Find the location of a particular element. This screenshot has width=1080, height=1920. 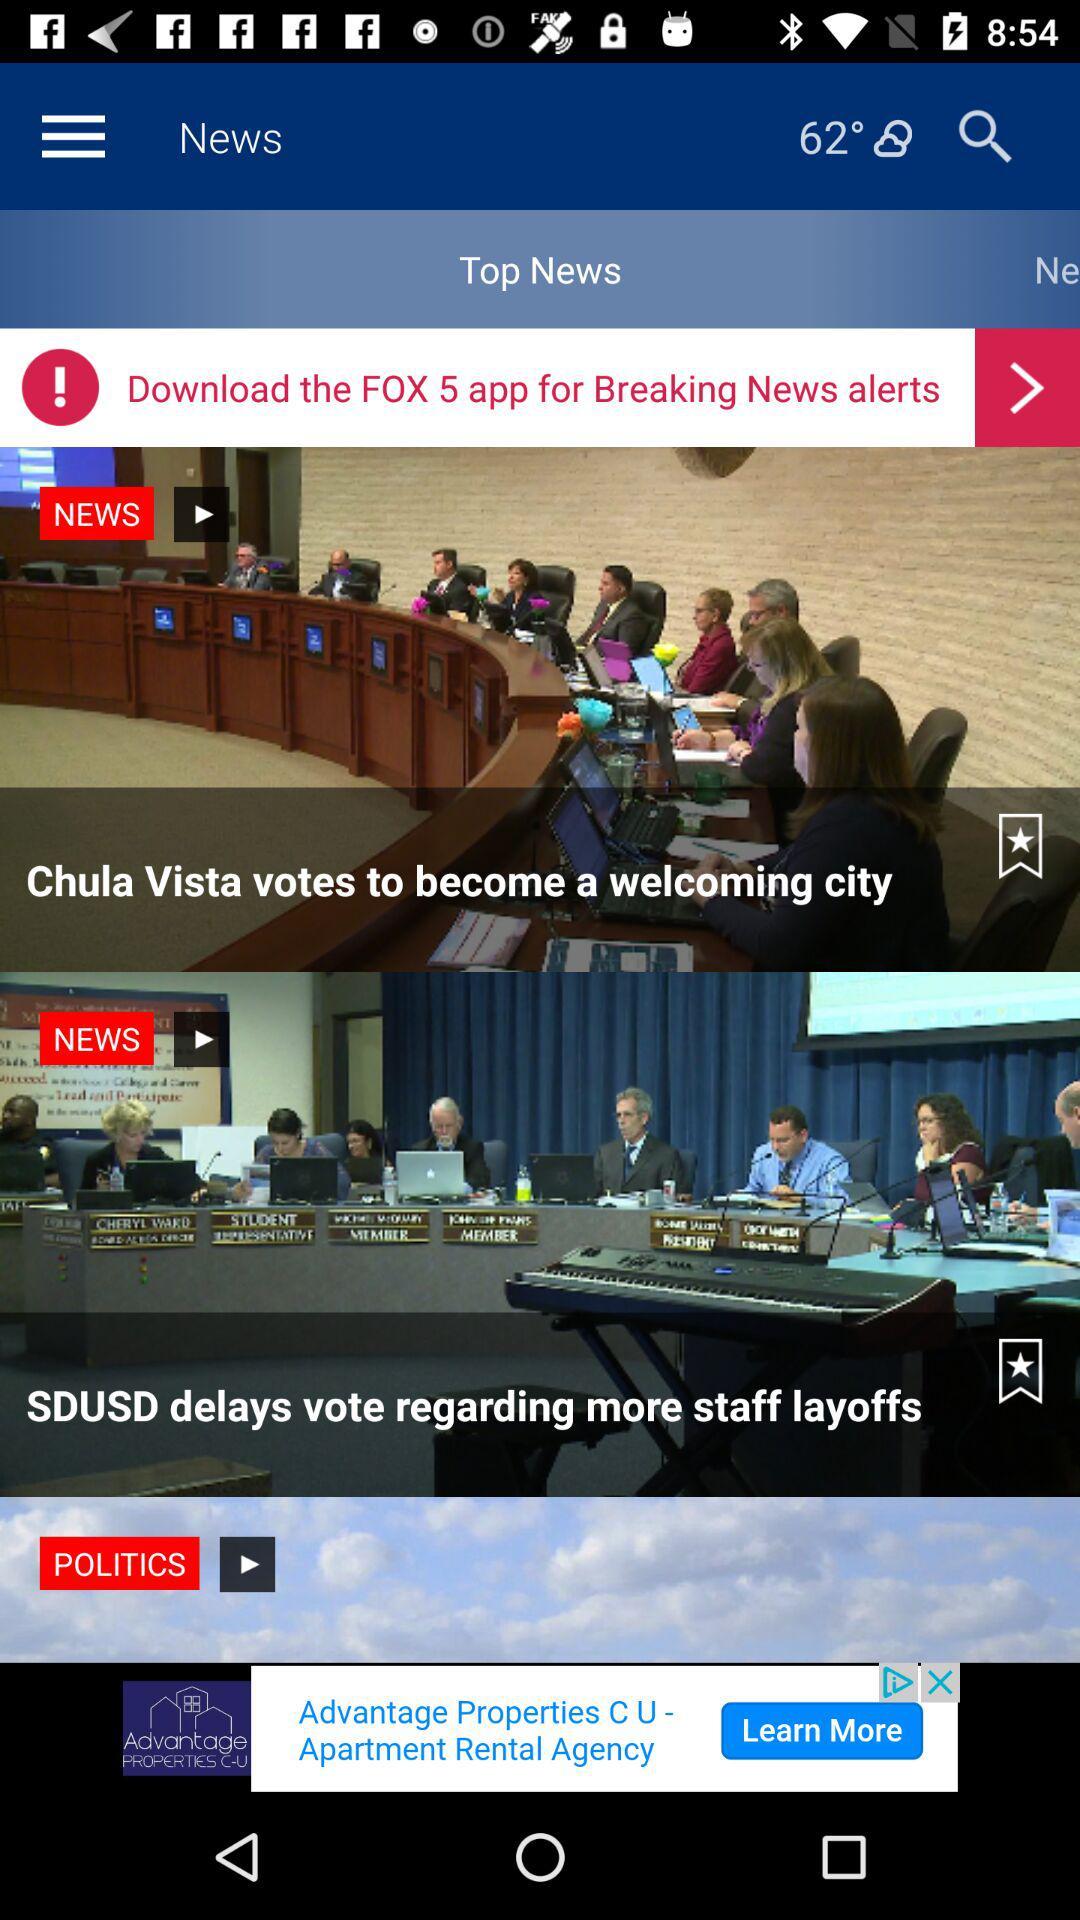

open advertisement is located at coordinates (540, 1727).